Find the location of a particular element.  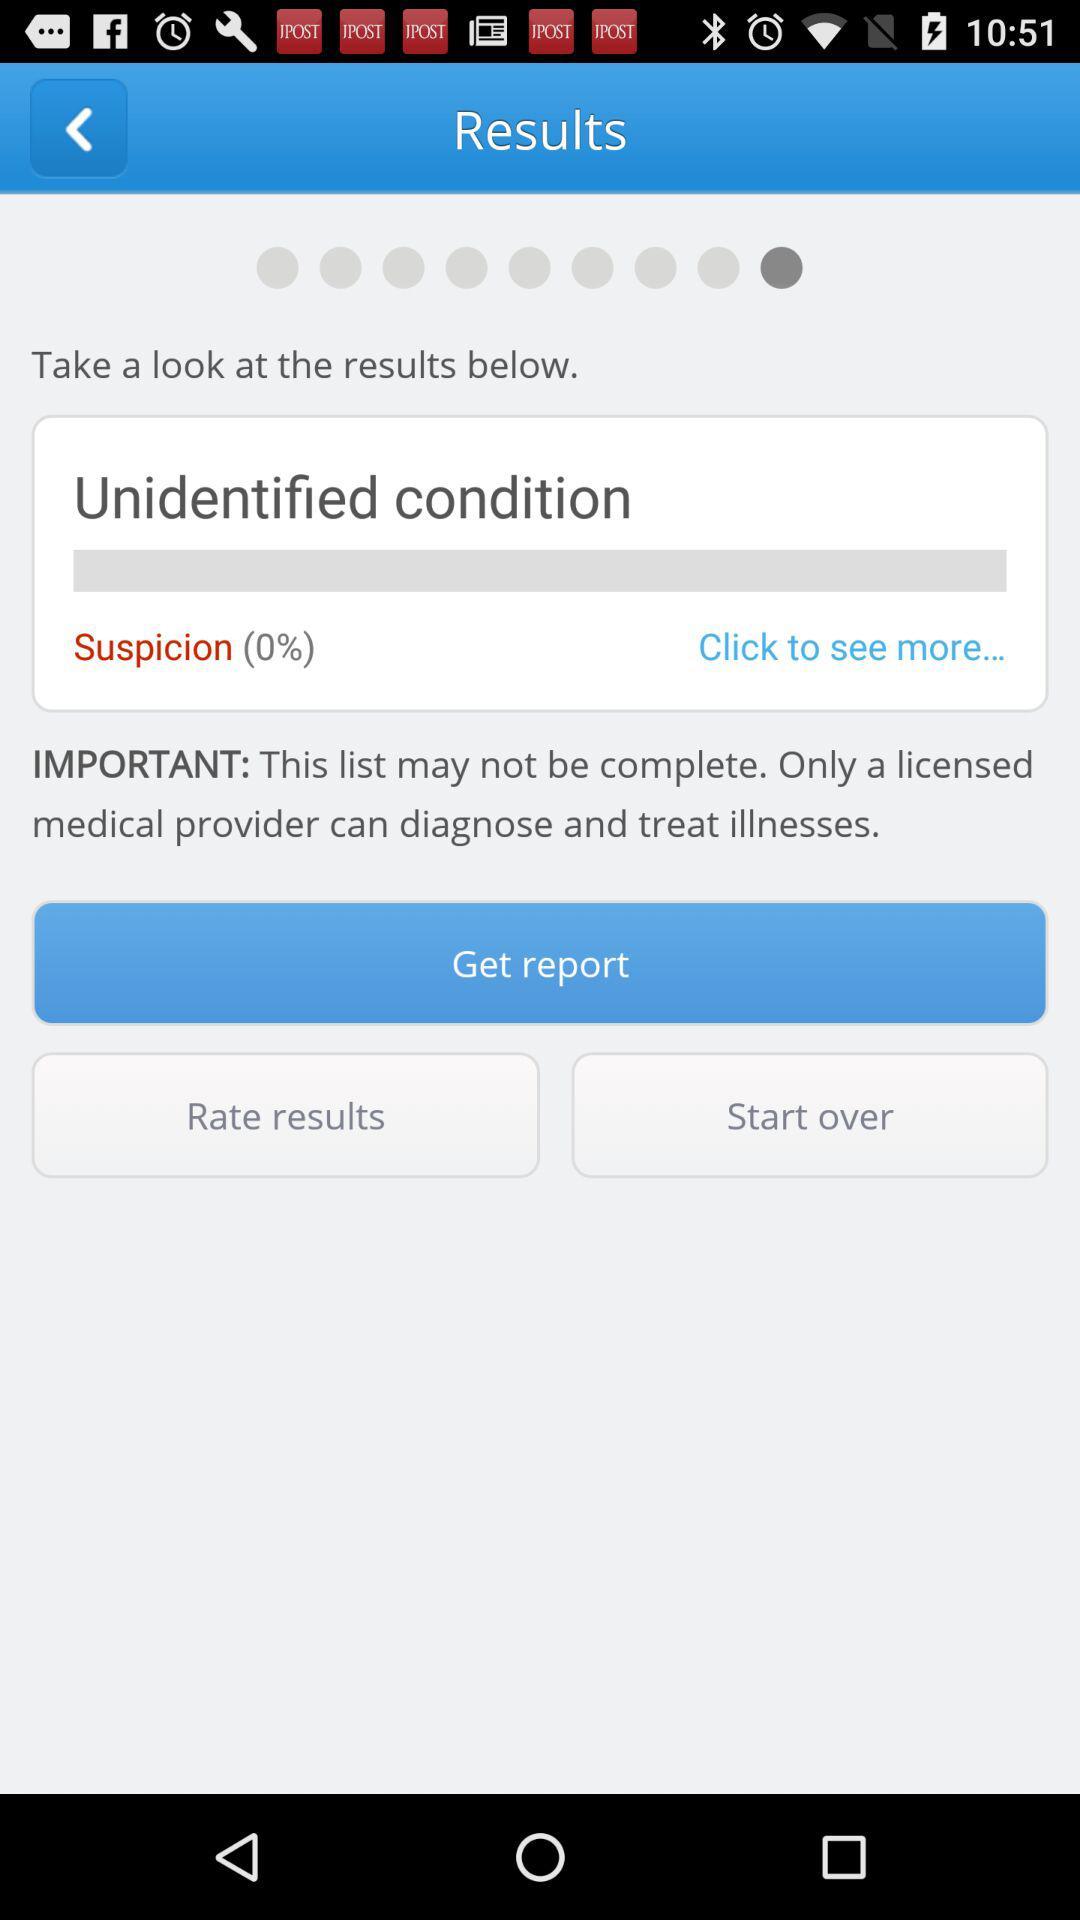

start over item is located at coordinates (810, 1114).